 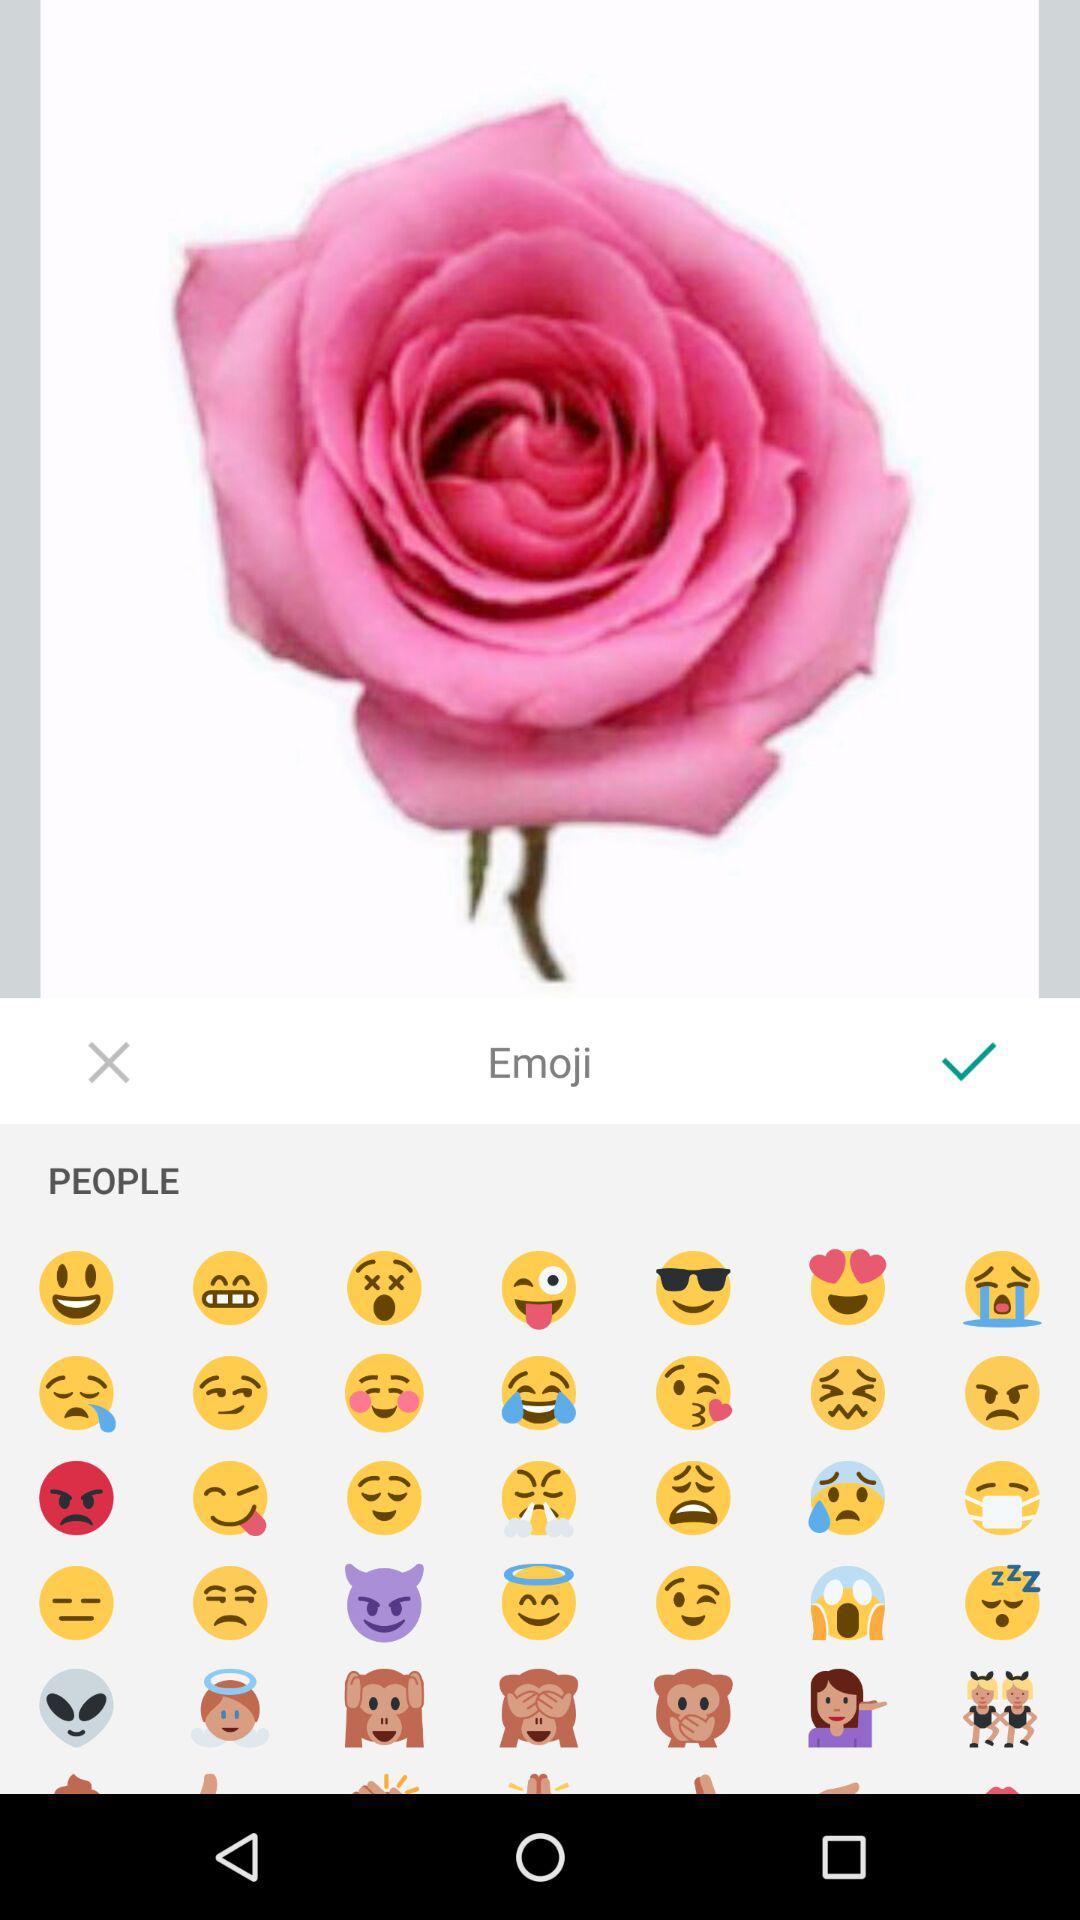 What do you see at coordinates (1002, 1498) in the screenshot?
I see `surgical mask emoji` at bounding box center [1002, 1498].